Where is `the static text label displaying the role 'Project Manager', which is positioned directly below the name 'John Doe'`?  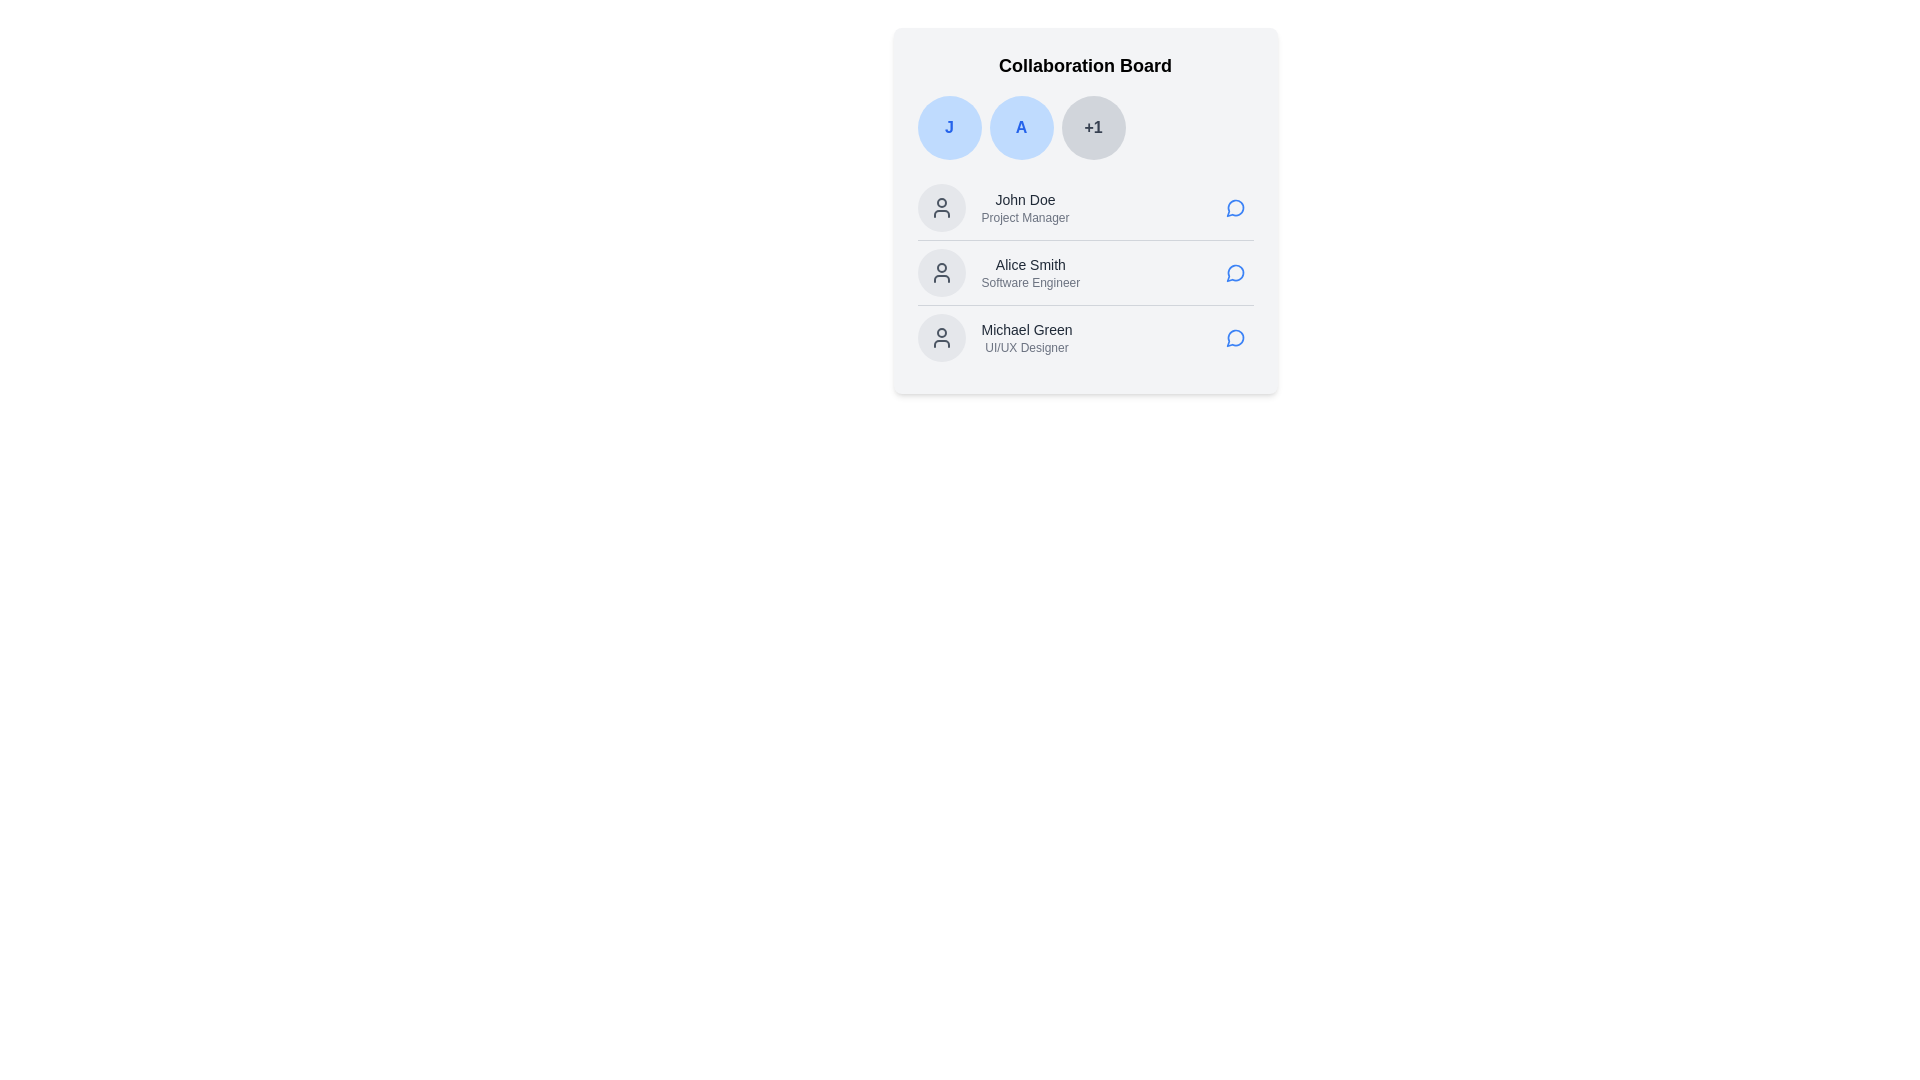 the static text label displaying the role 'Project Manager', which is positioned directly below the name 'John Doe' is located at coordinates (1025, 218).